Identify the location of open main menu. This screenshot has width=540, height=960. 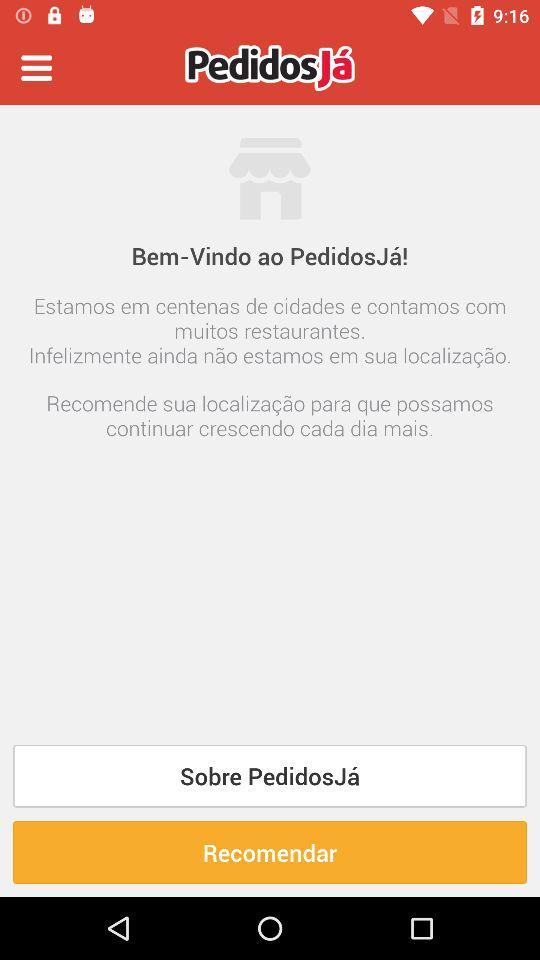
(36, 68).